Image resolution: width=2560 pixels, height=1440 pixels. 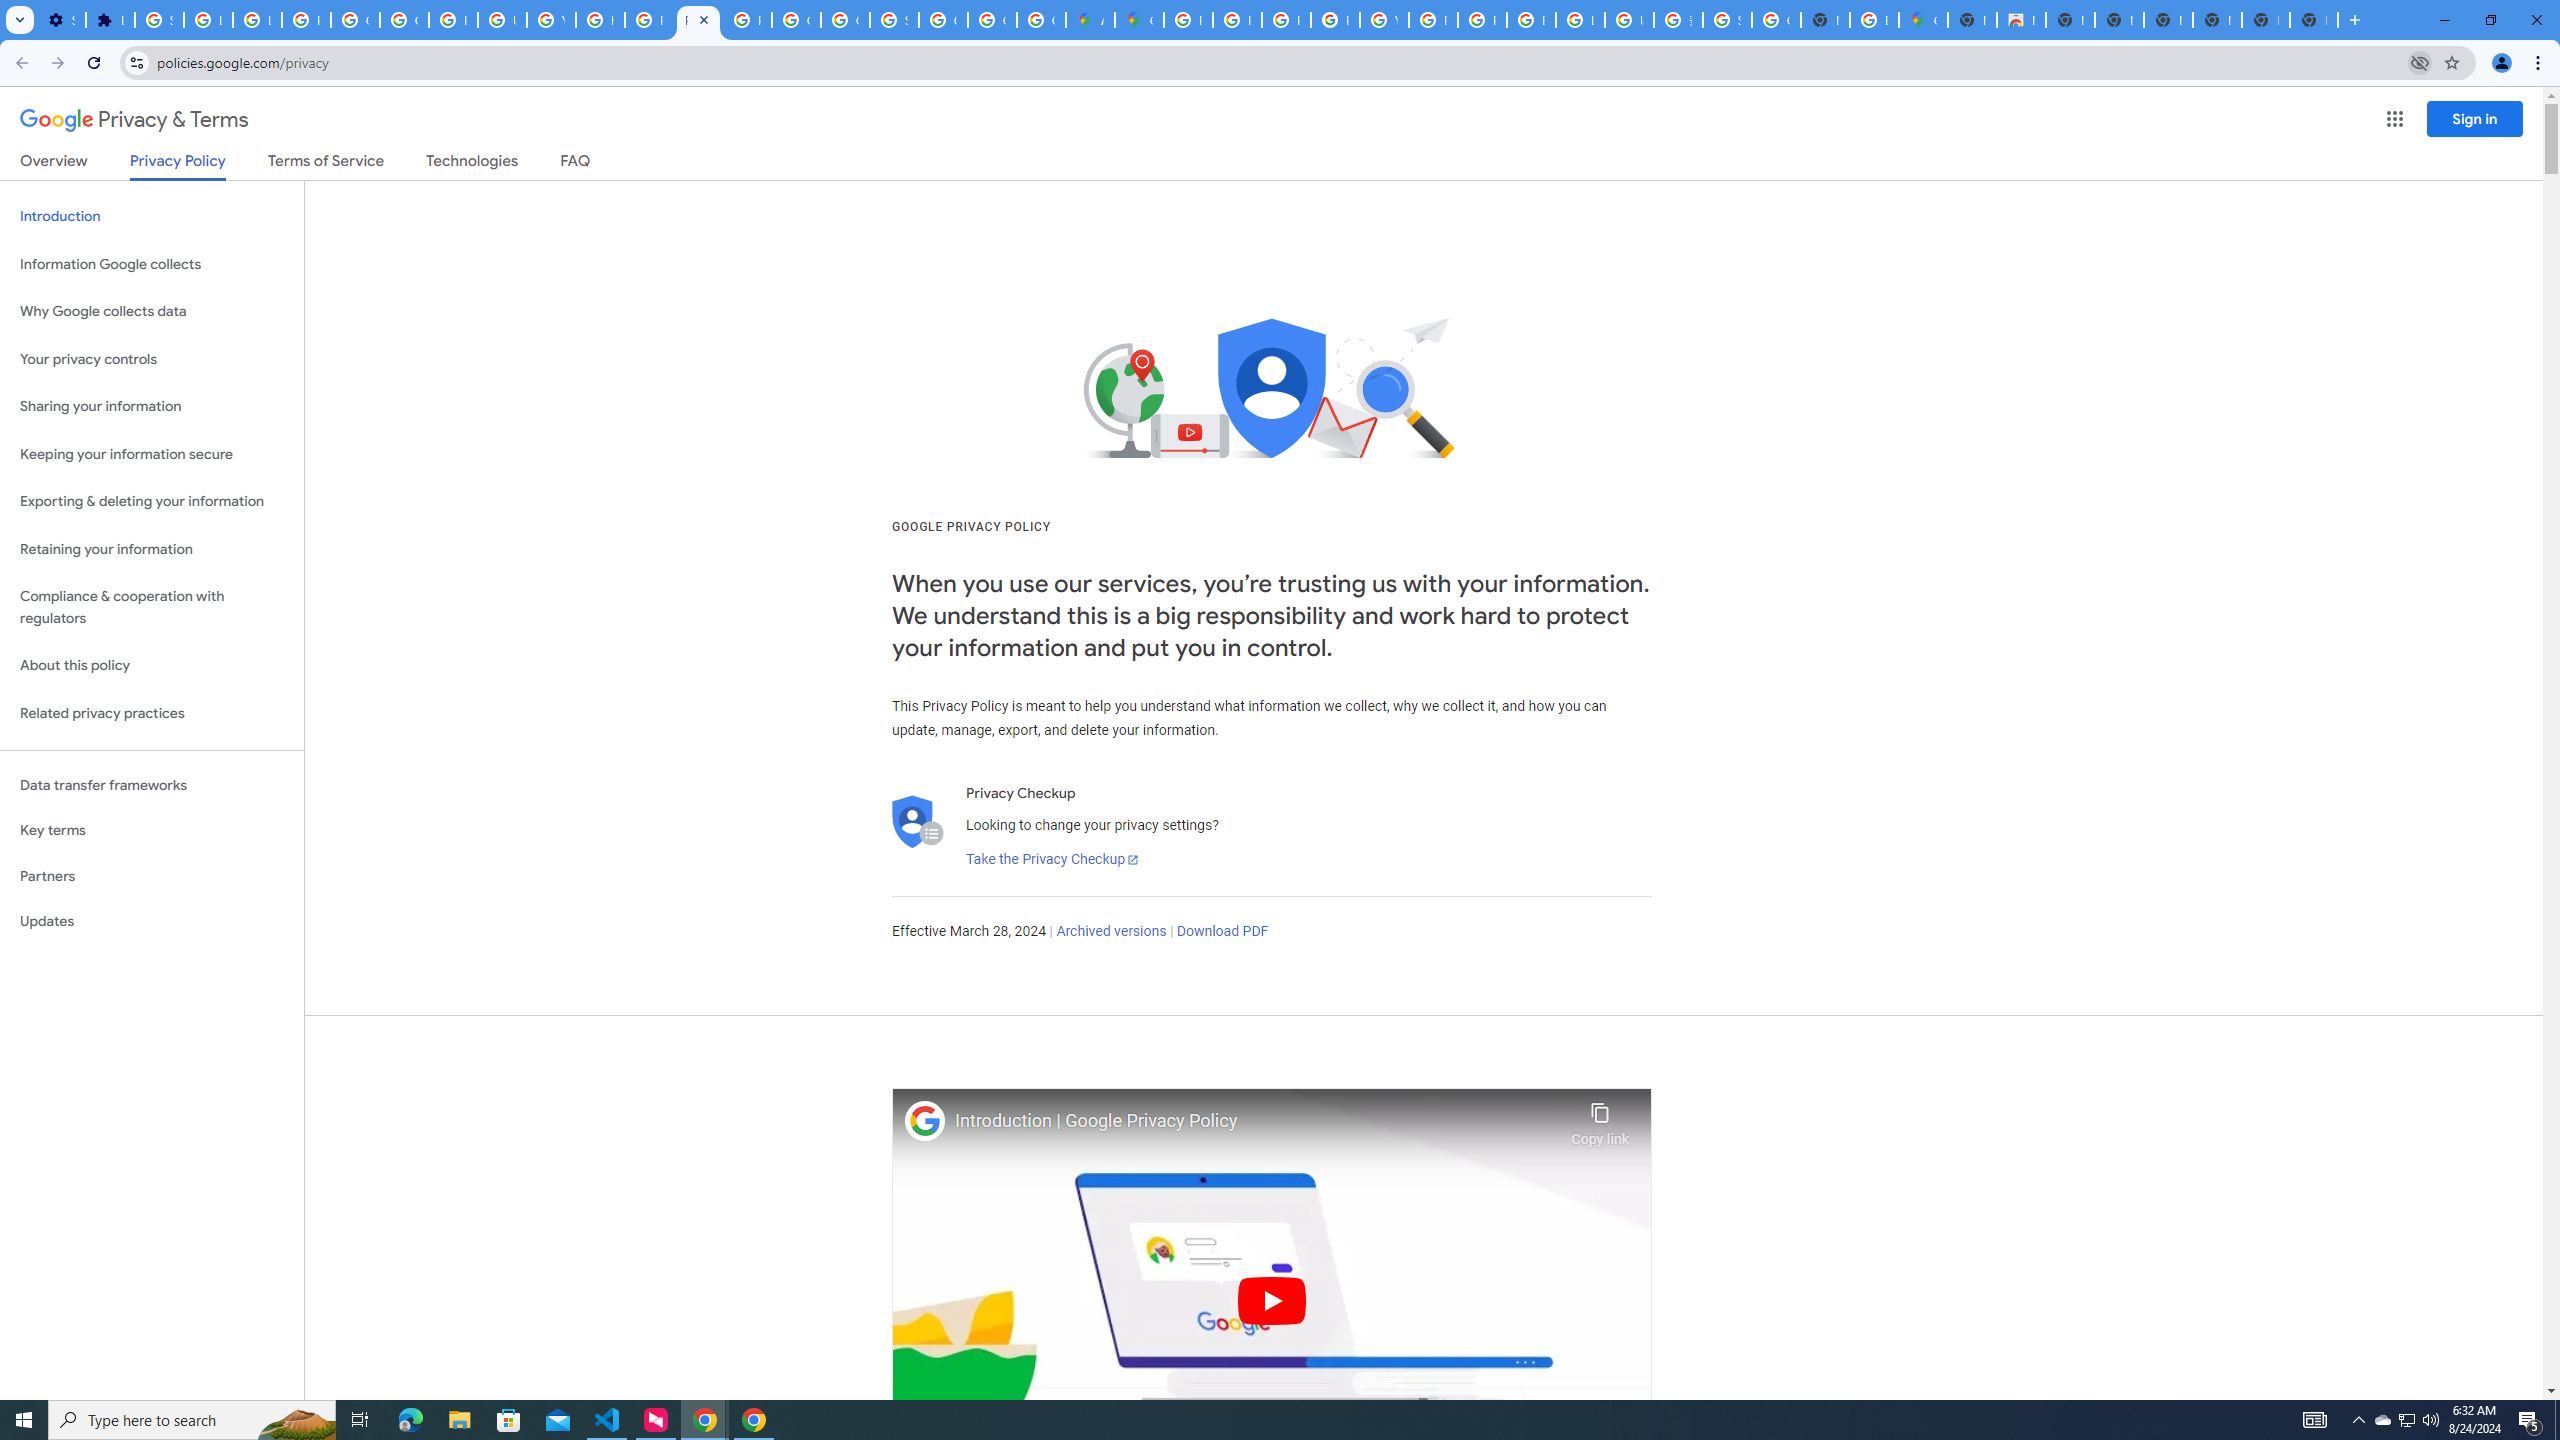 I want to click on 'Extensions', so click(x=110, y=19).